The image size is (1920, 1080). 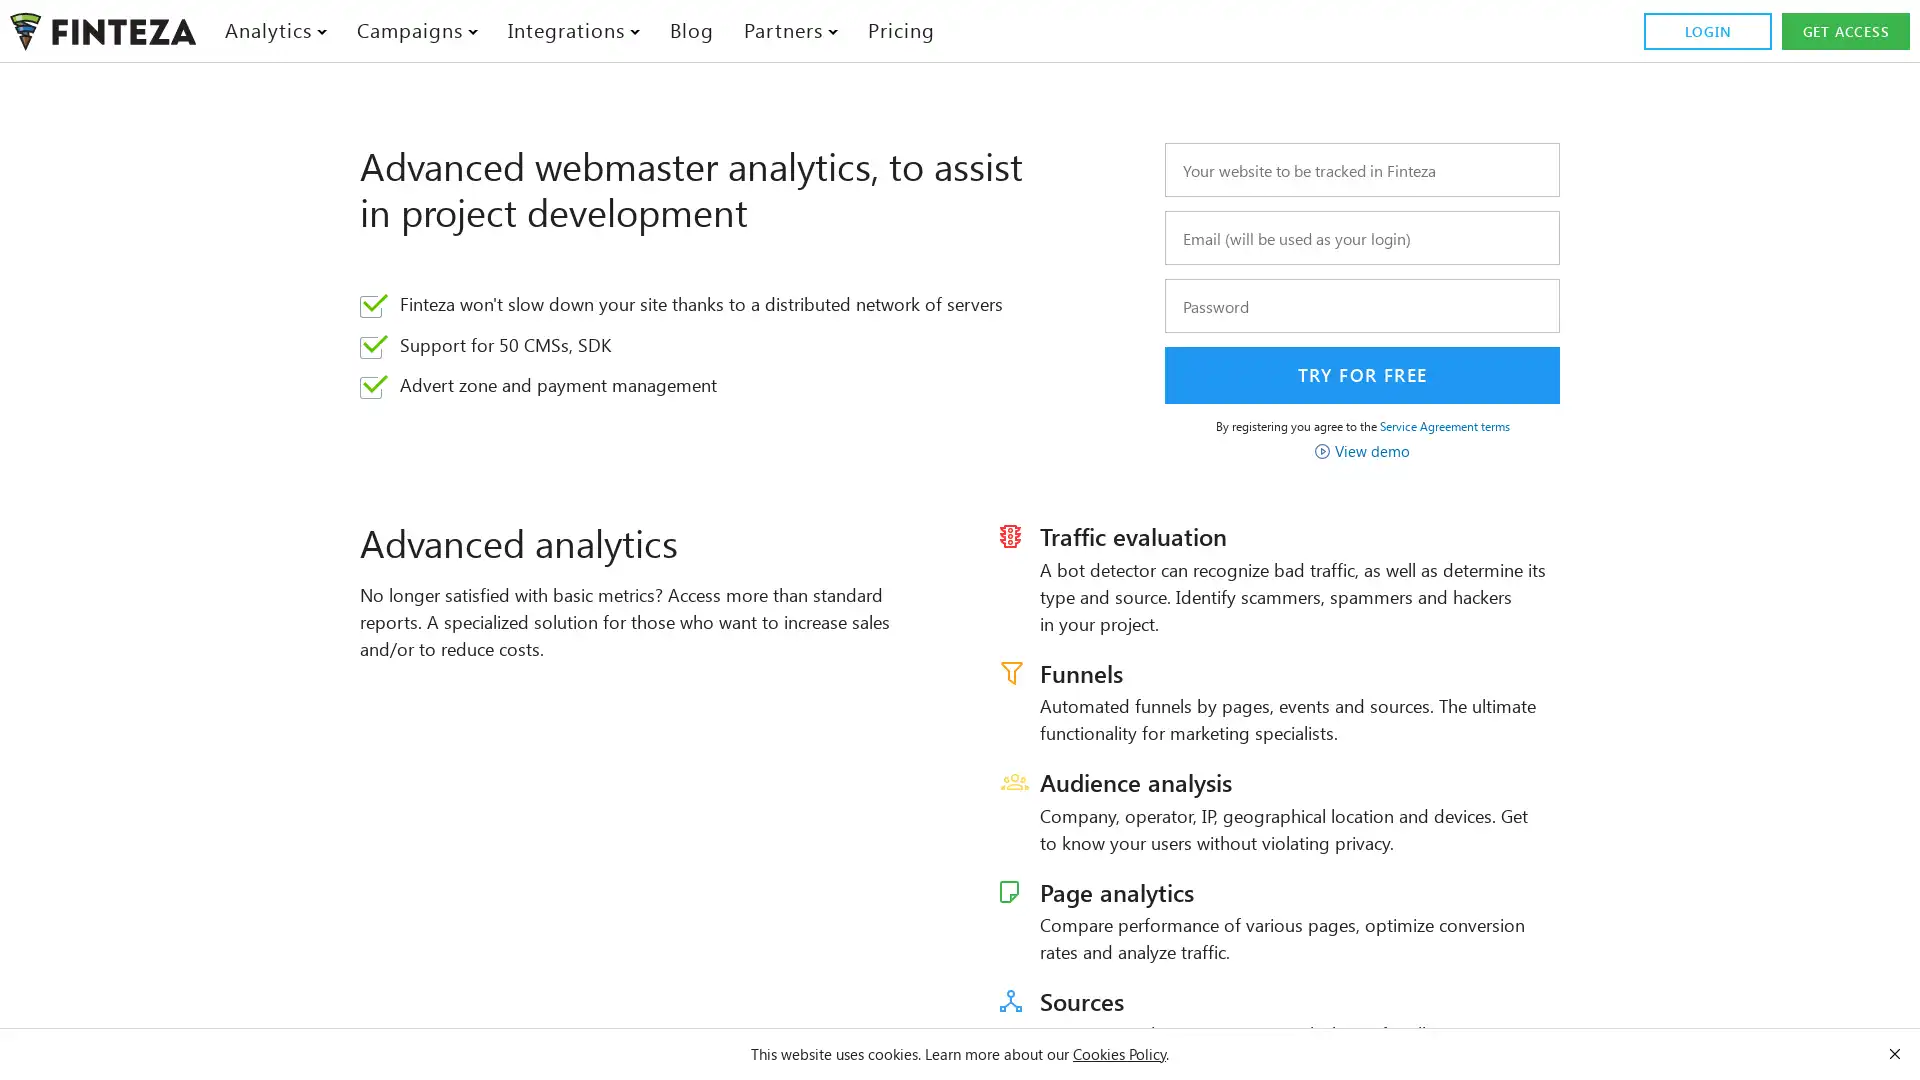 I want to click on Try for free, so click(x=1361, y=375).